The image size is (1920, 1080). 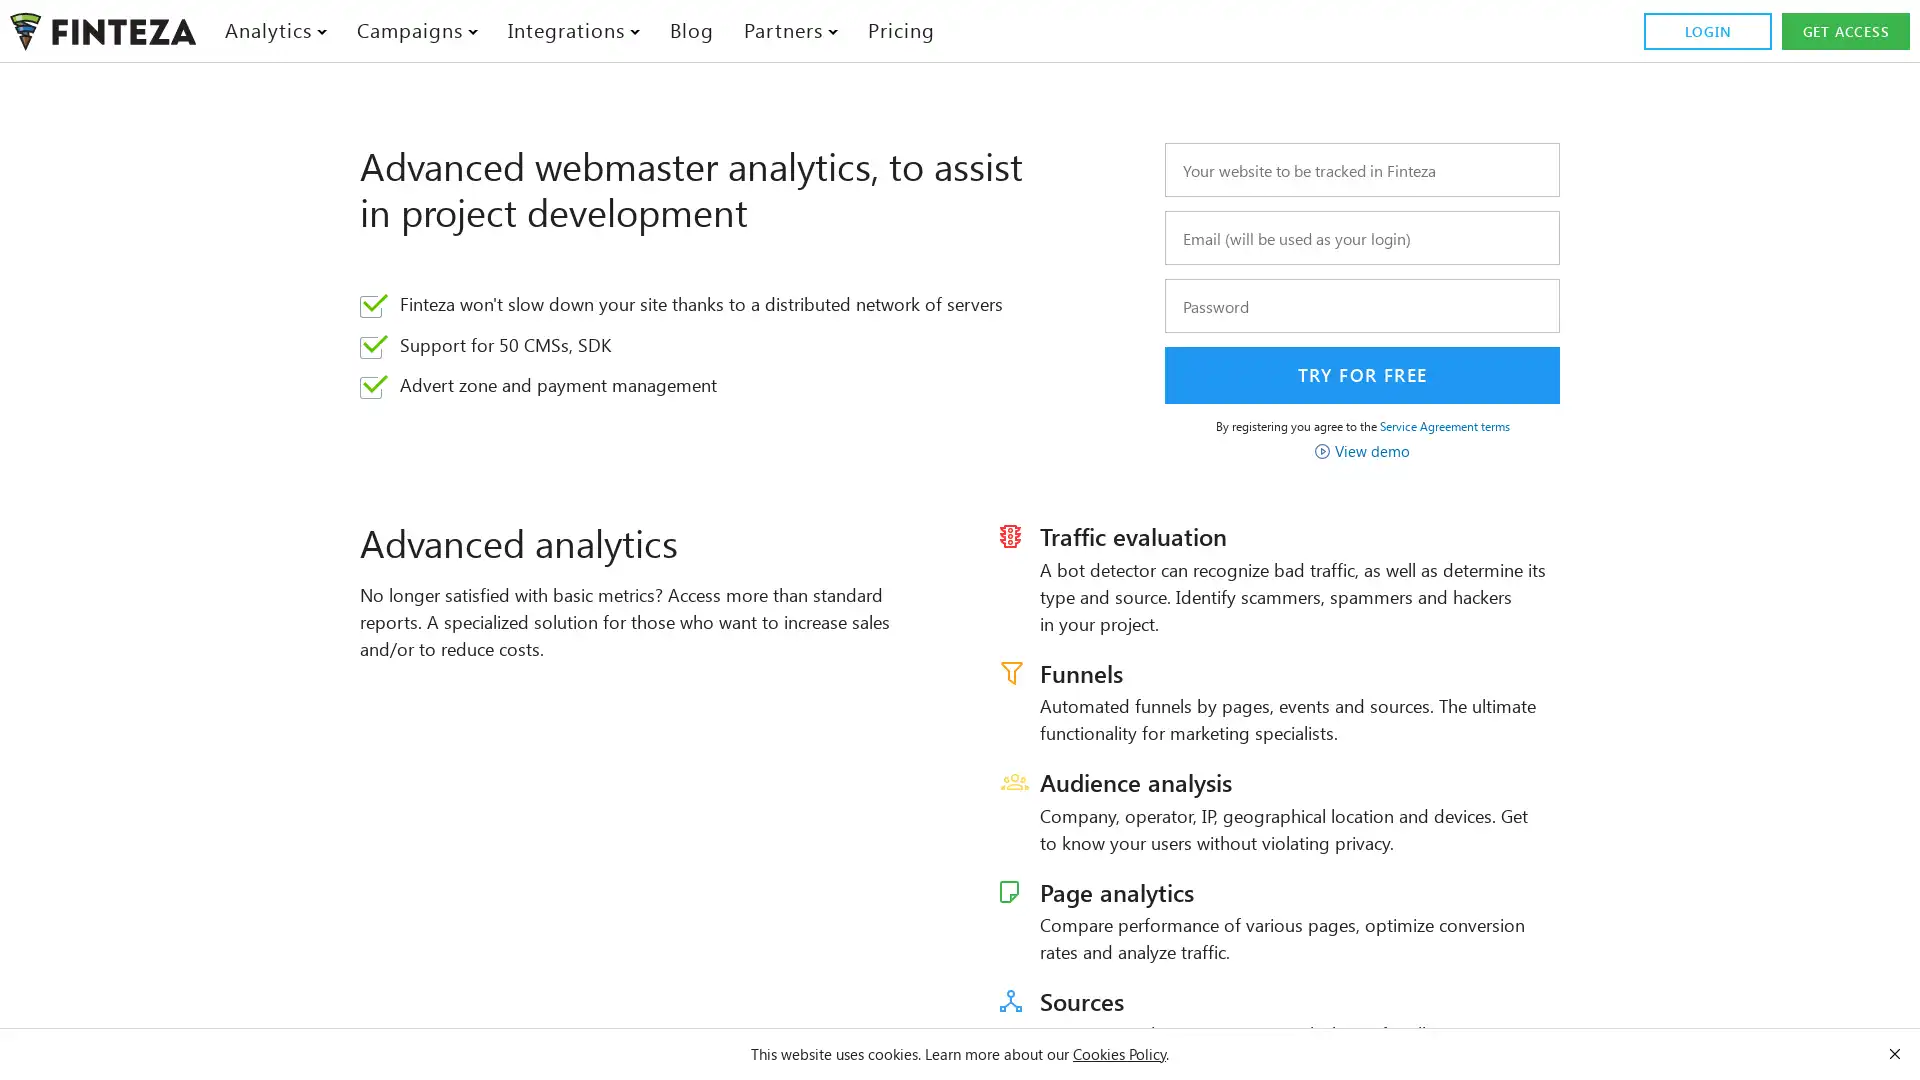 I want to click on Try for free, so click(x=1361, y=375).